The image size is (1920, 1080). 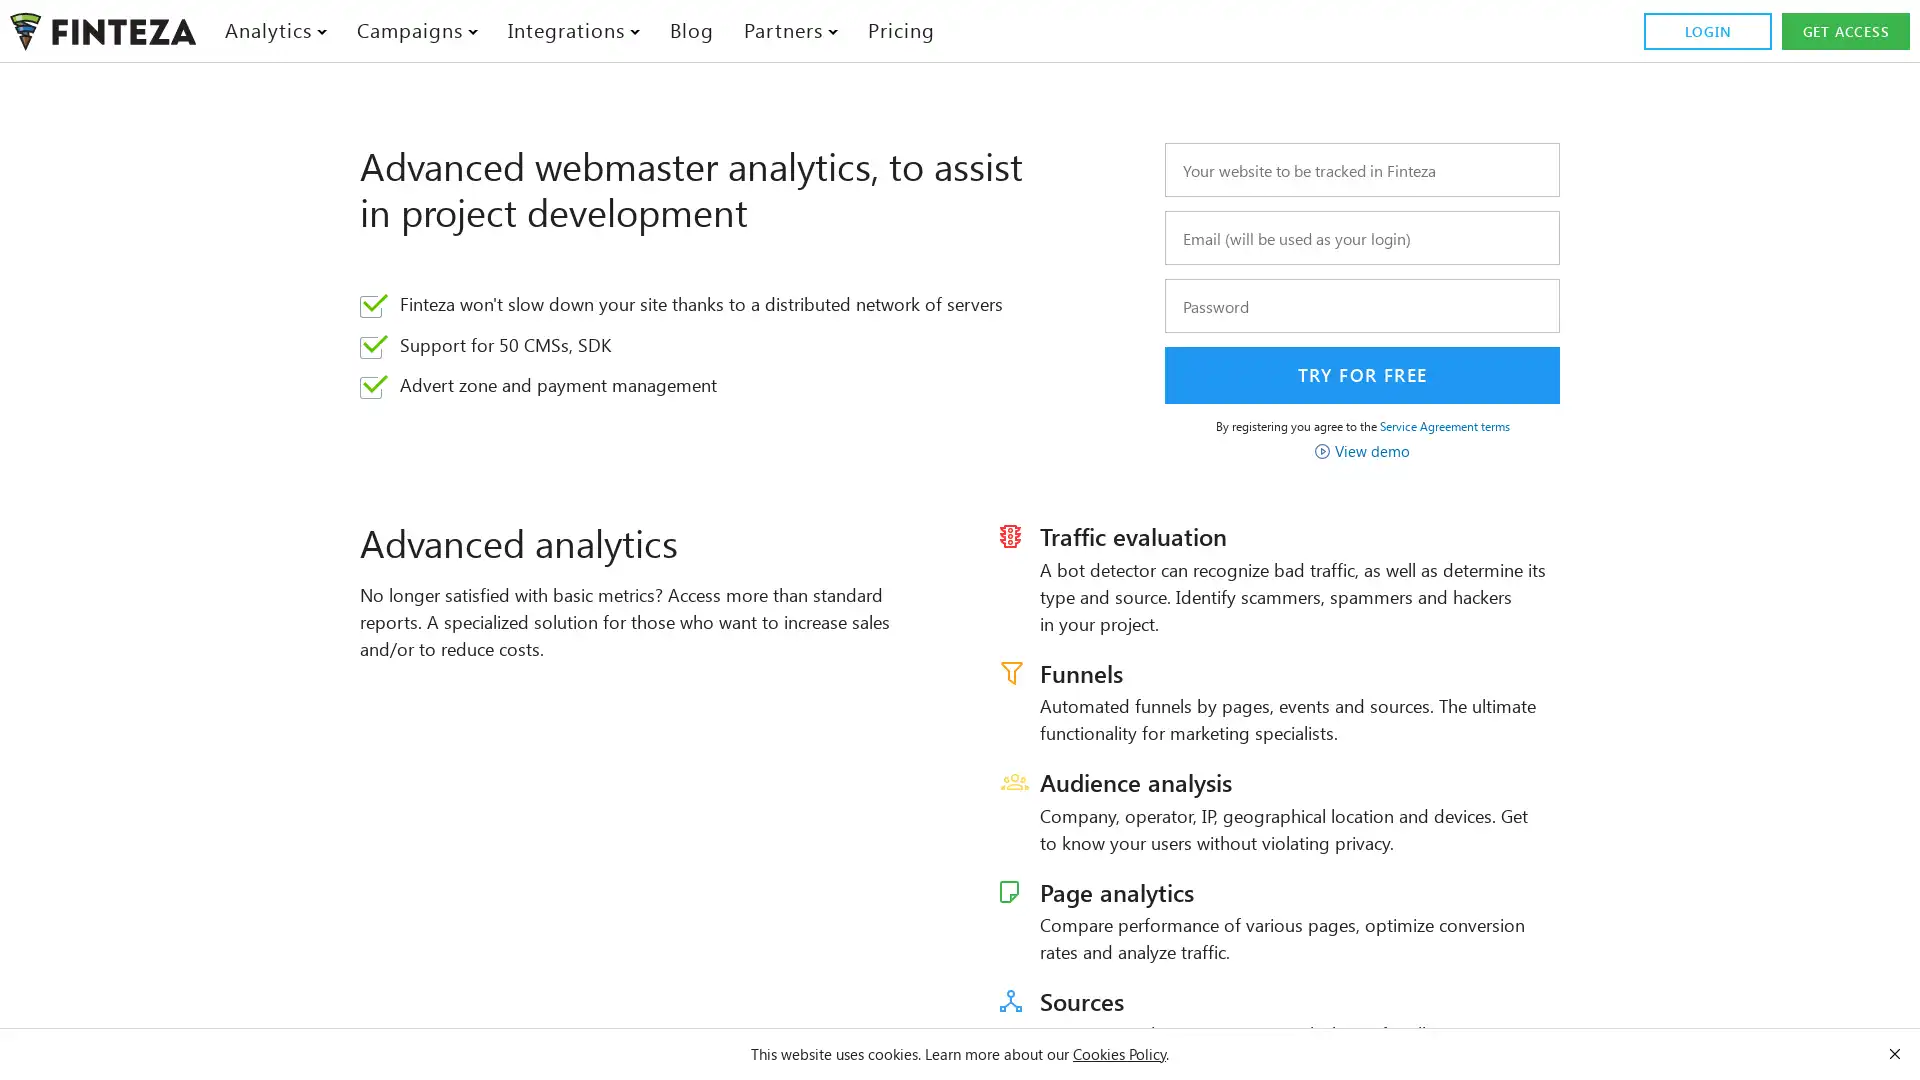 I want to click on Try for free, so click(x=1361, y=375).